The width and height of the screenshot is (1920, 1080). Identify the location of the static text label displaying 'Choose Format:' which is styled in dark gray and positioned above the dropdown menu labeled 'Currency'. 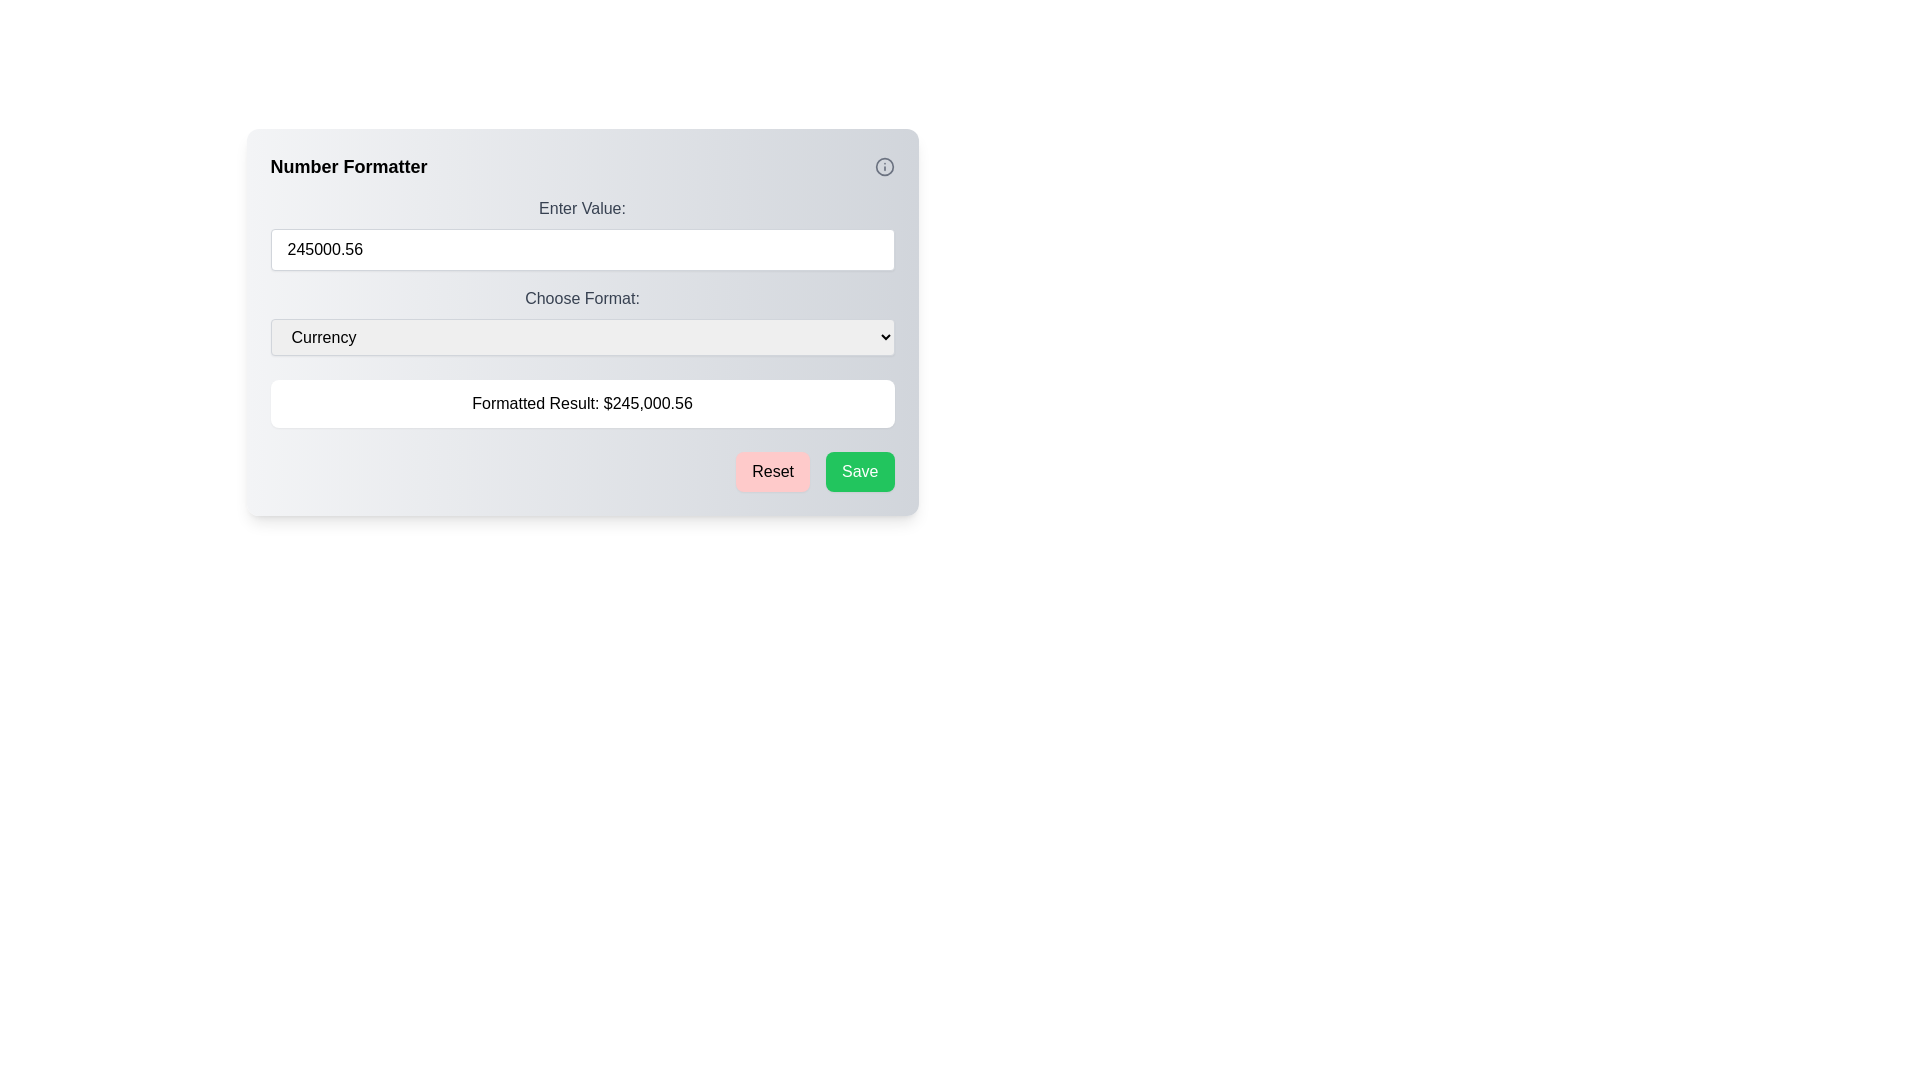
(581, 299).